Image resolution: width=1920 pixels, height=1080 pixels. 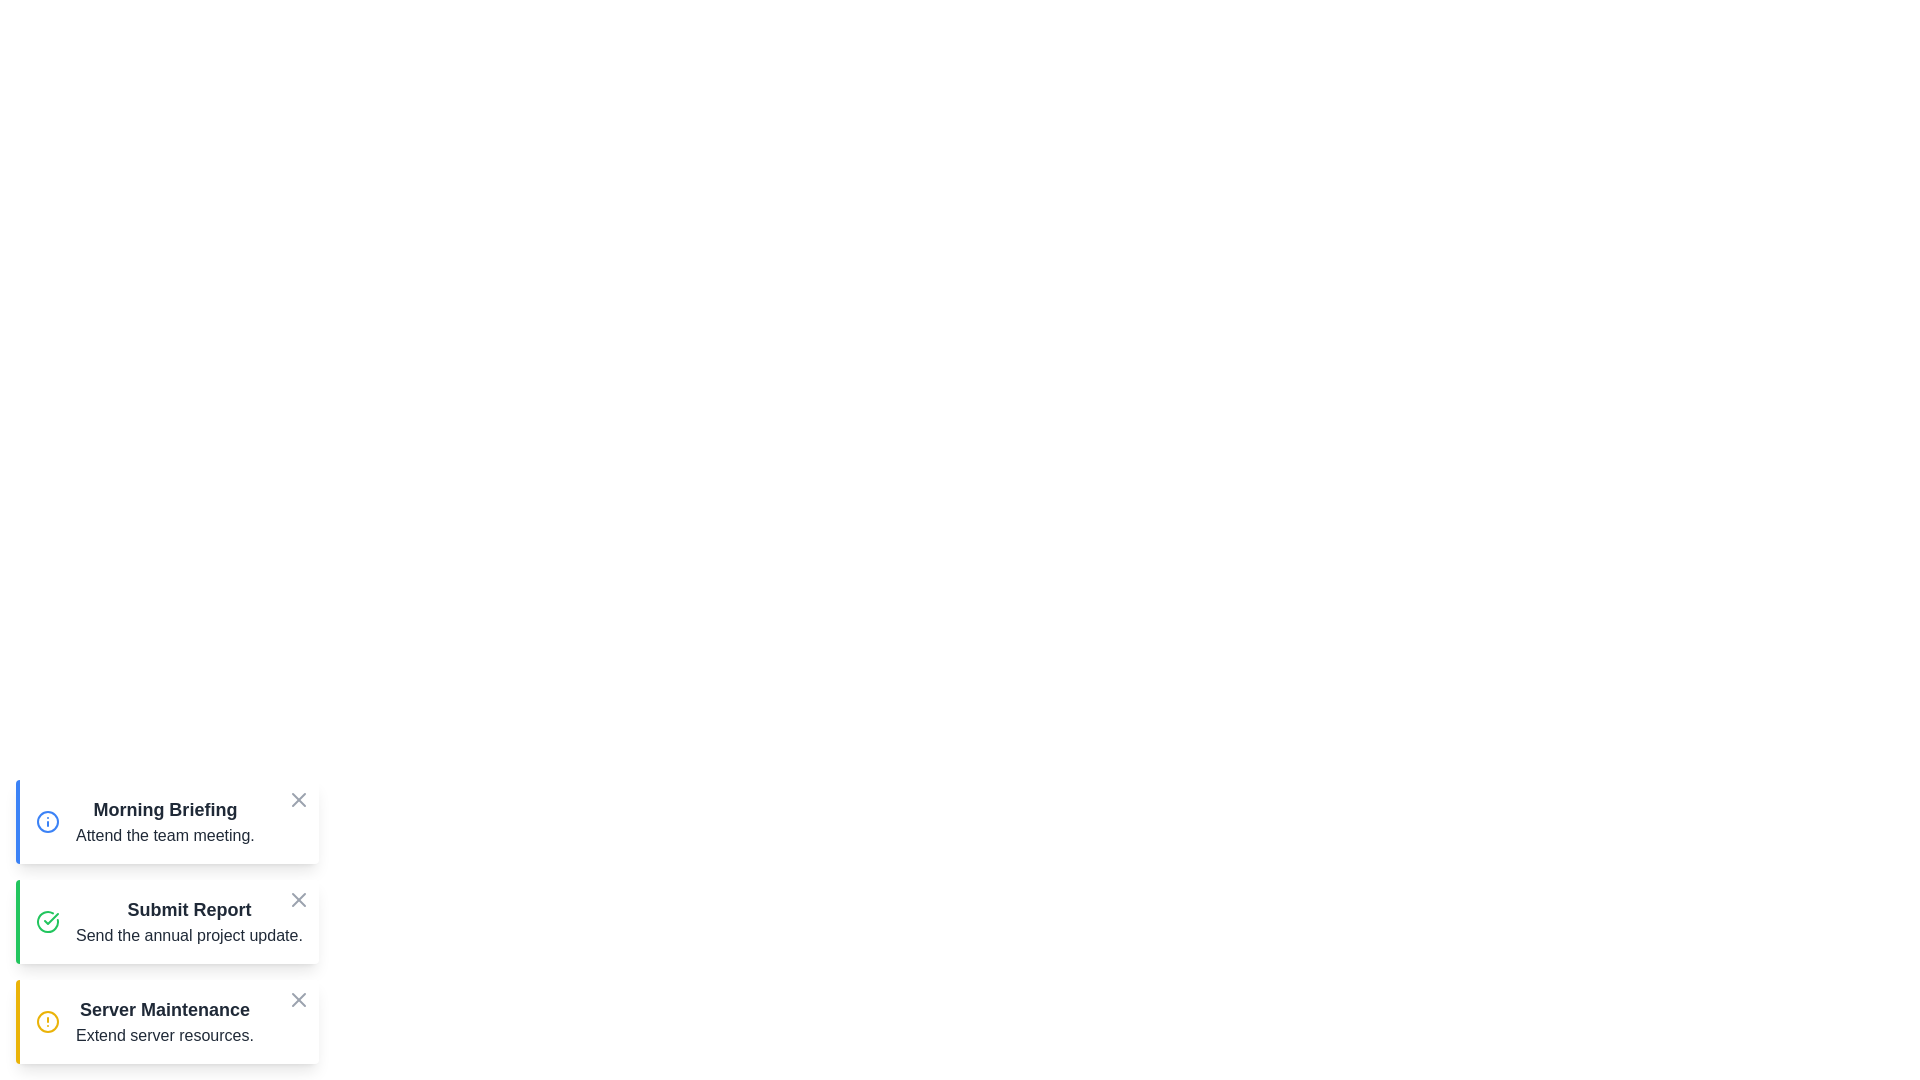 What do you see at coordinates (164, 1022) in the screenshot?
I see `the text block that serves as a title and description for a server maintenance-related action, located below the 'Submit Report' entry and above a blank space` at bounding box center [164, 1022].